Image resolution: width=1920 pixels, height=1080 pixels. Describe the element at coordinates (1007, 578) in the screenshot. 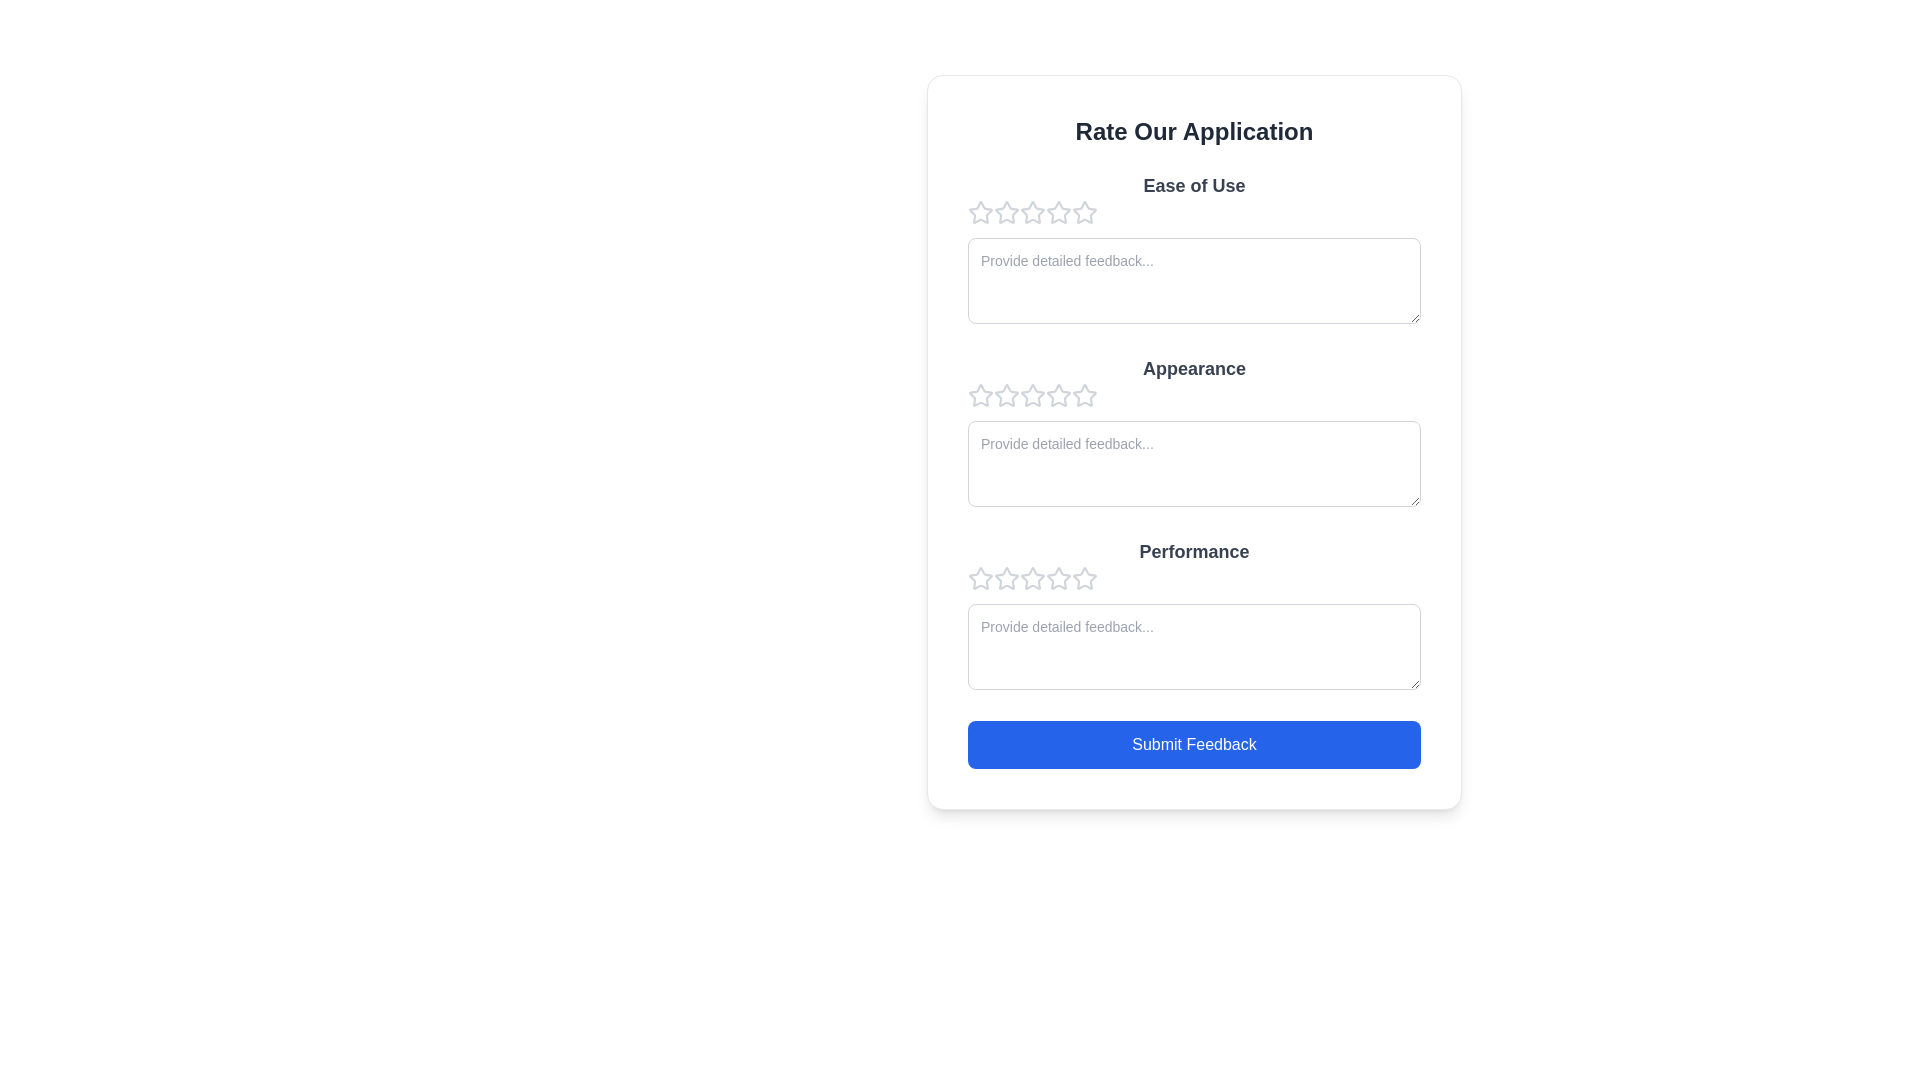

I see `the second star icon in the 'Performance' section` at that location.